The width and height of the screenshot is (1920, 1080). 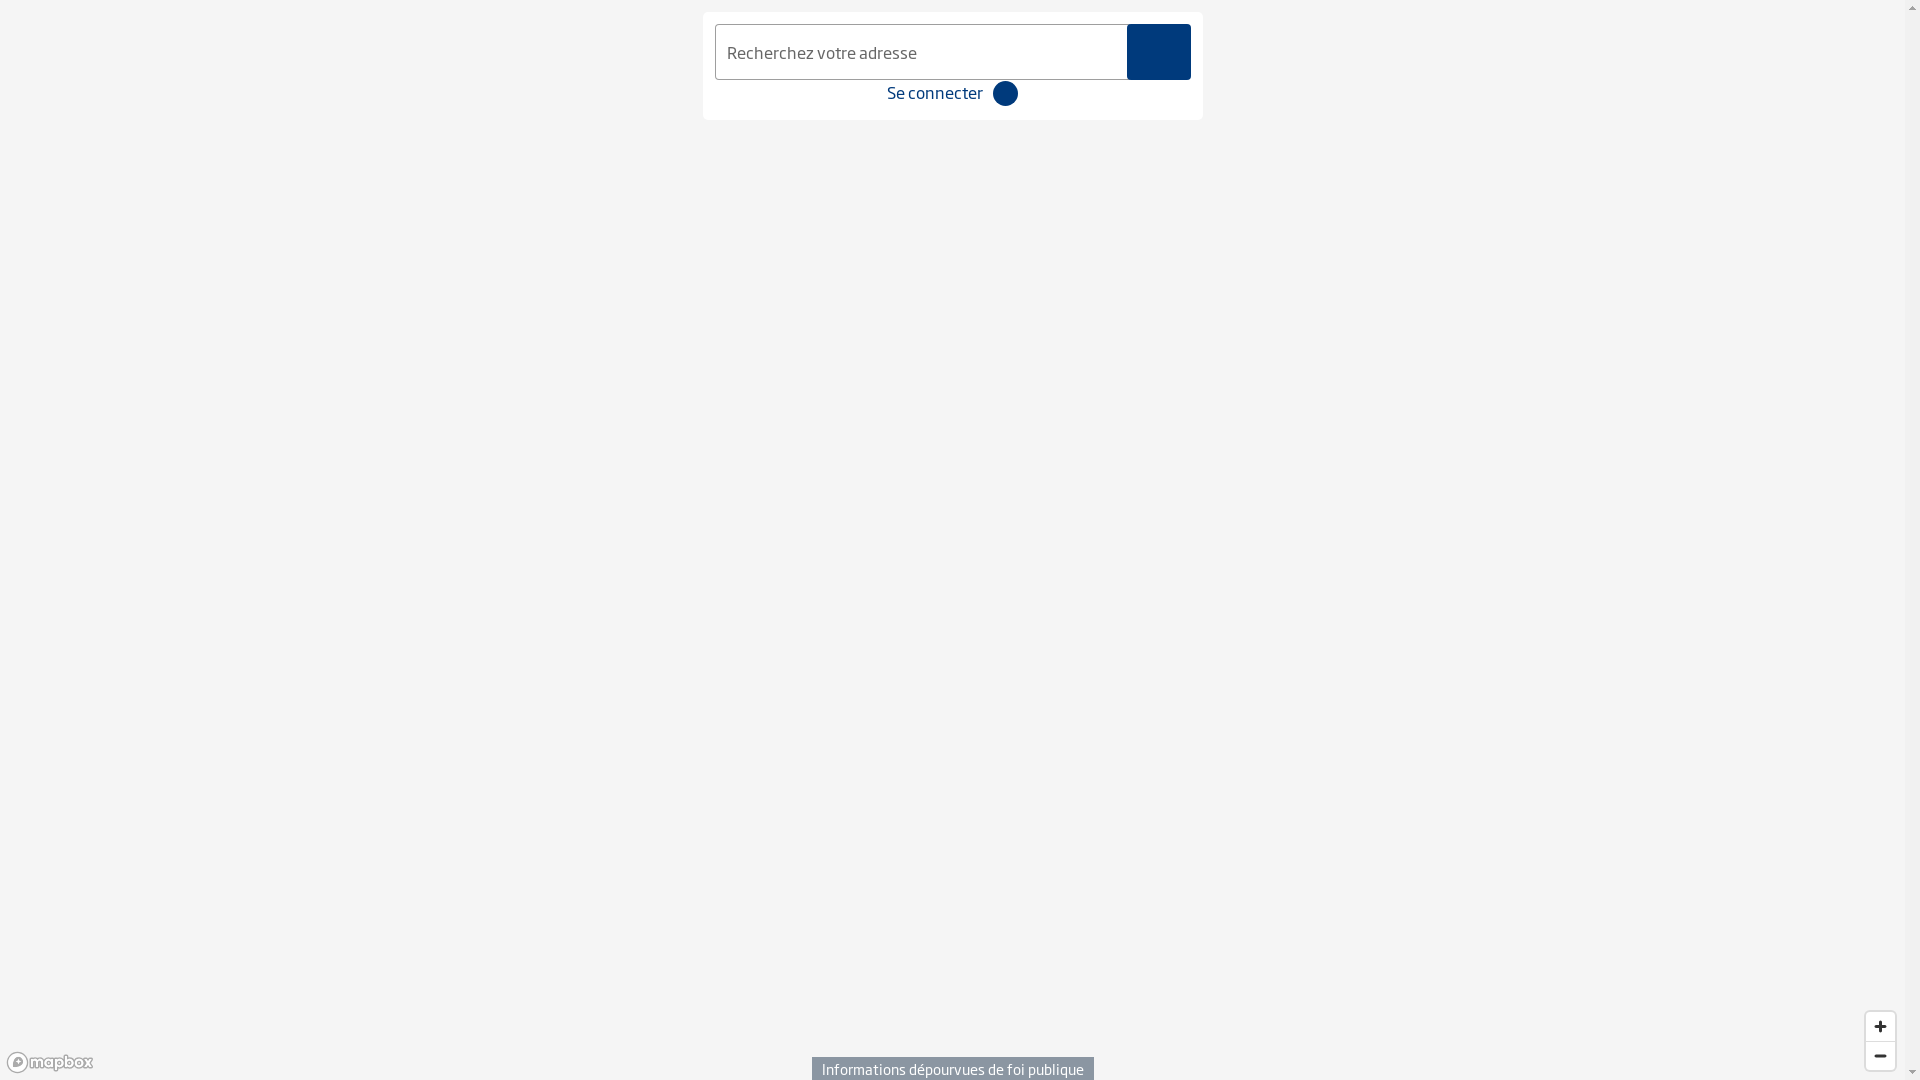 What do you see at coordinates (934, 92) in the screenshot?
I see `'Se connecter'` at bounding box center [934, 92].